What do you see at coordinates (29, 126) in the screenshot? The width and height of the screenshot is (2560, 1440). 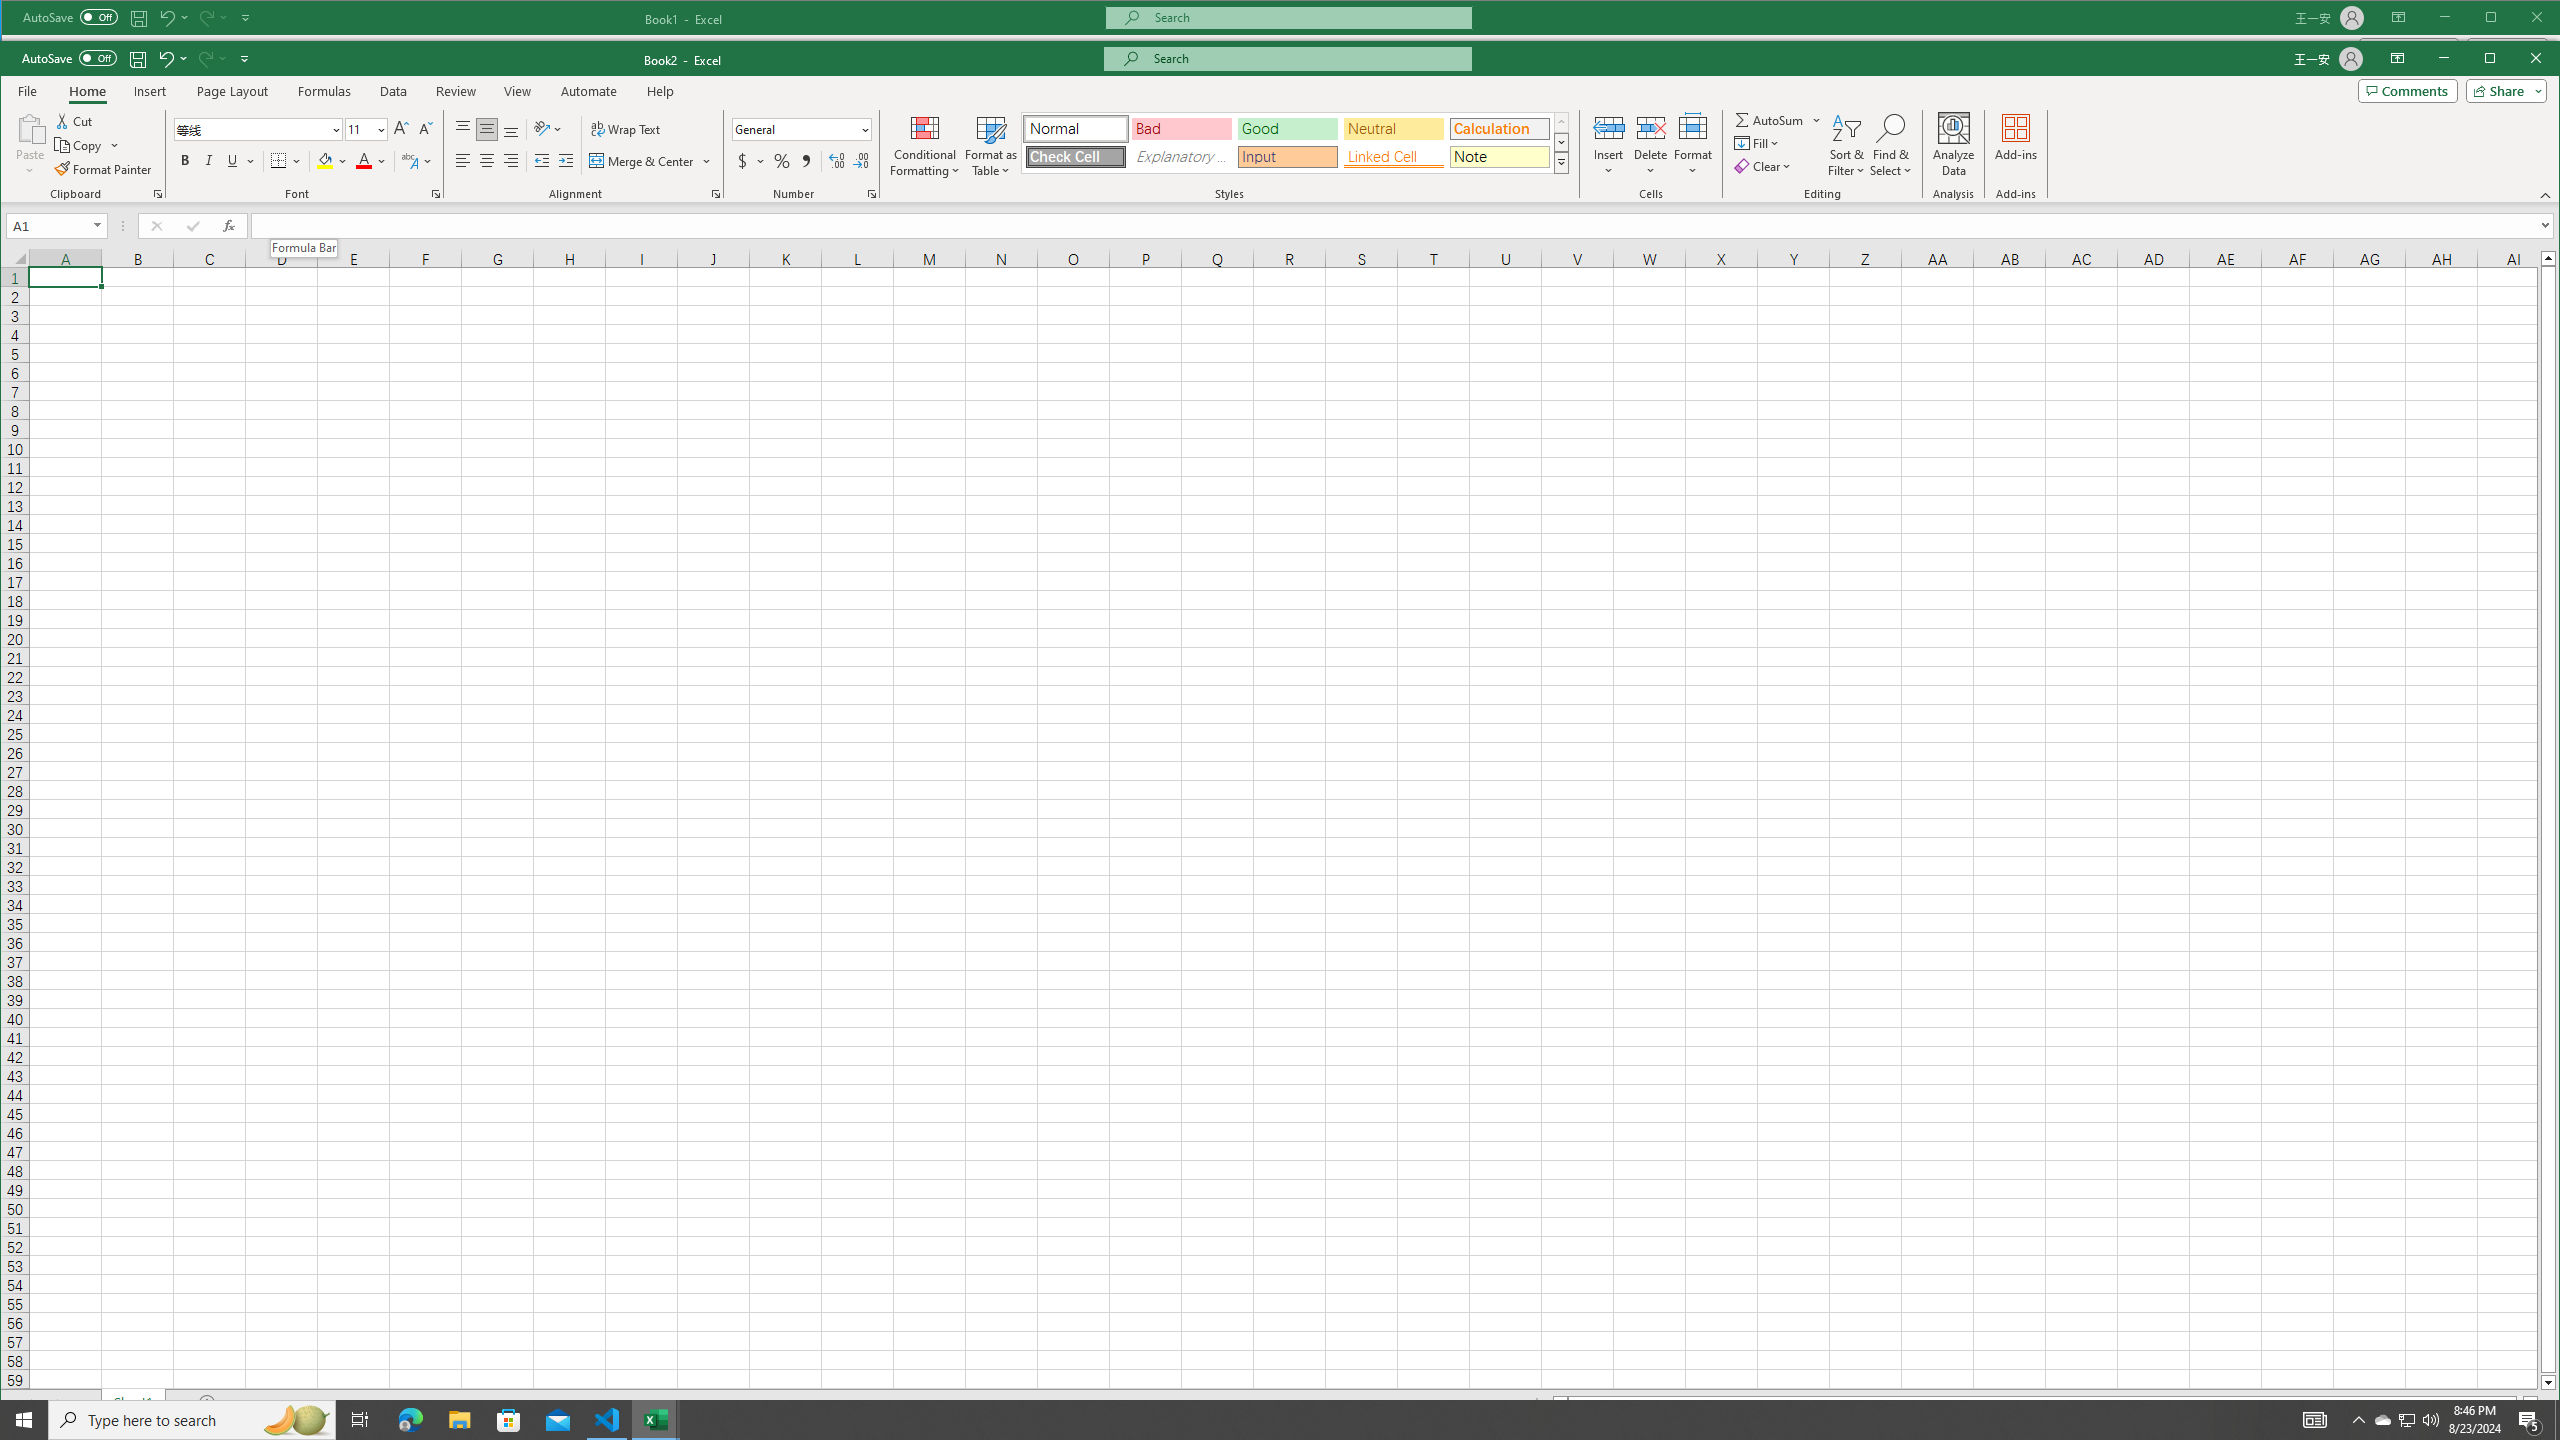 I see `'Paste'` at bounding box center [29, 126].